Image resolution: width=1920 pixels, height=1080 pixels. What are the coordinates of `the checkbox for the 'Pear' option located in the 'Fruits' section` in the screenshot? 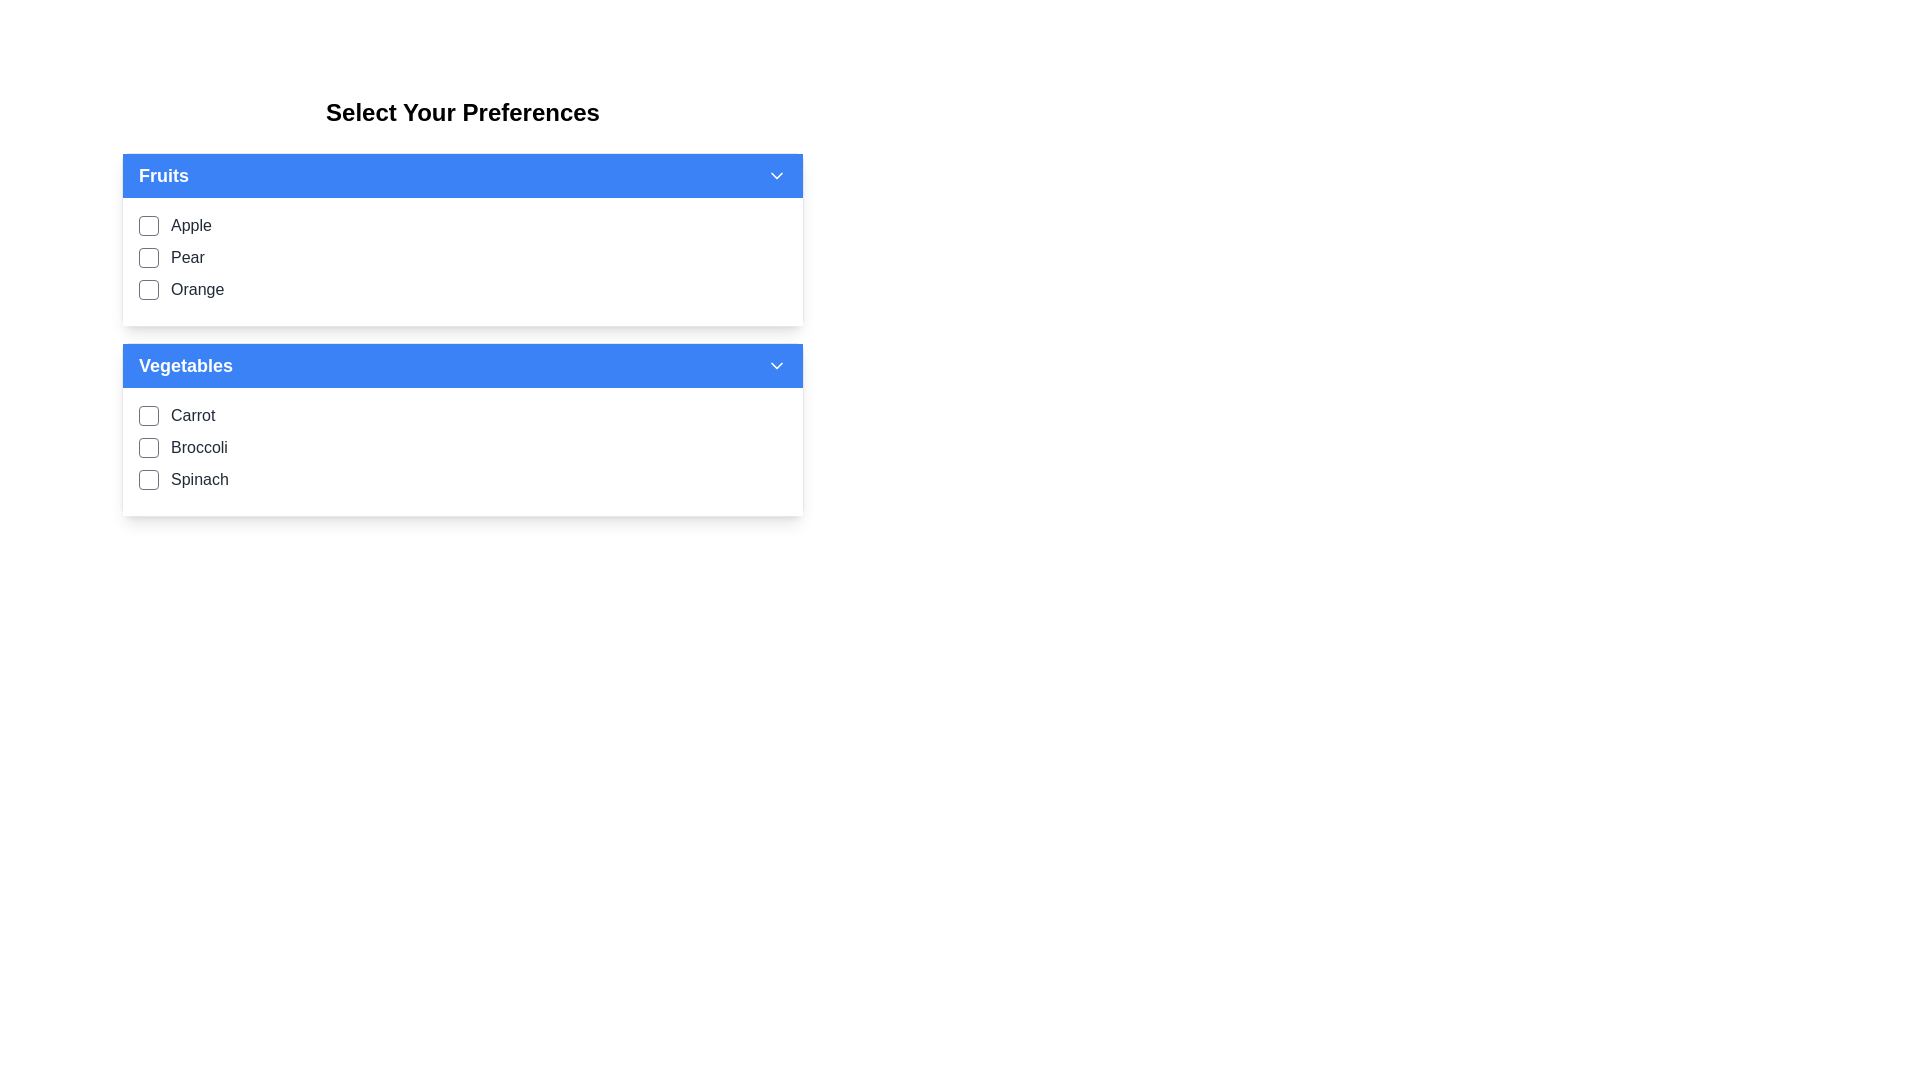 It's located at (461, 257).